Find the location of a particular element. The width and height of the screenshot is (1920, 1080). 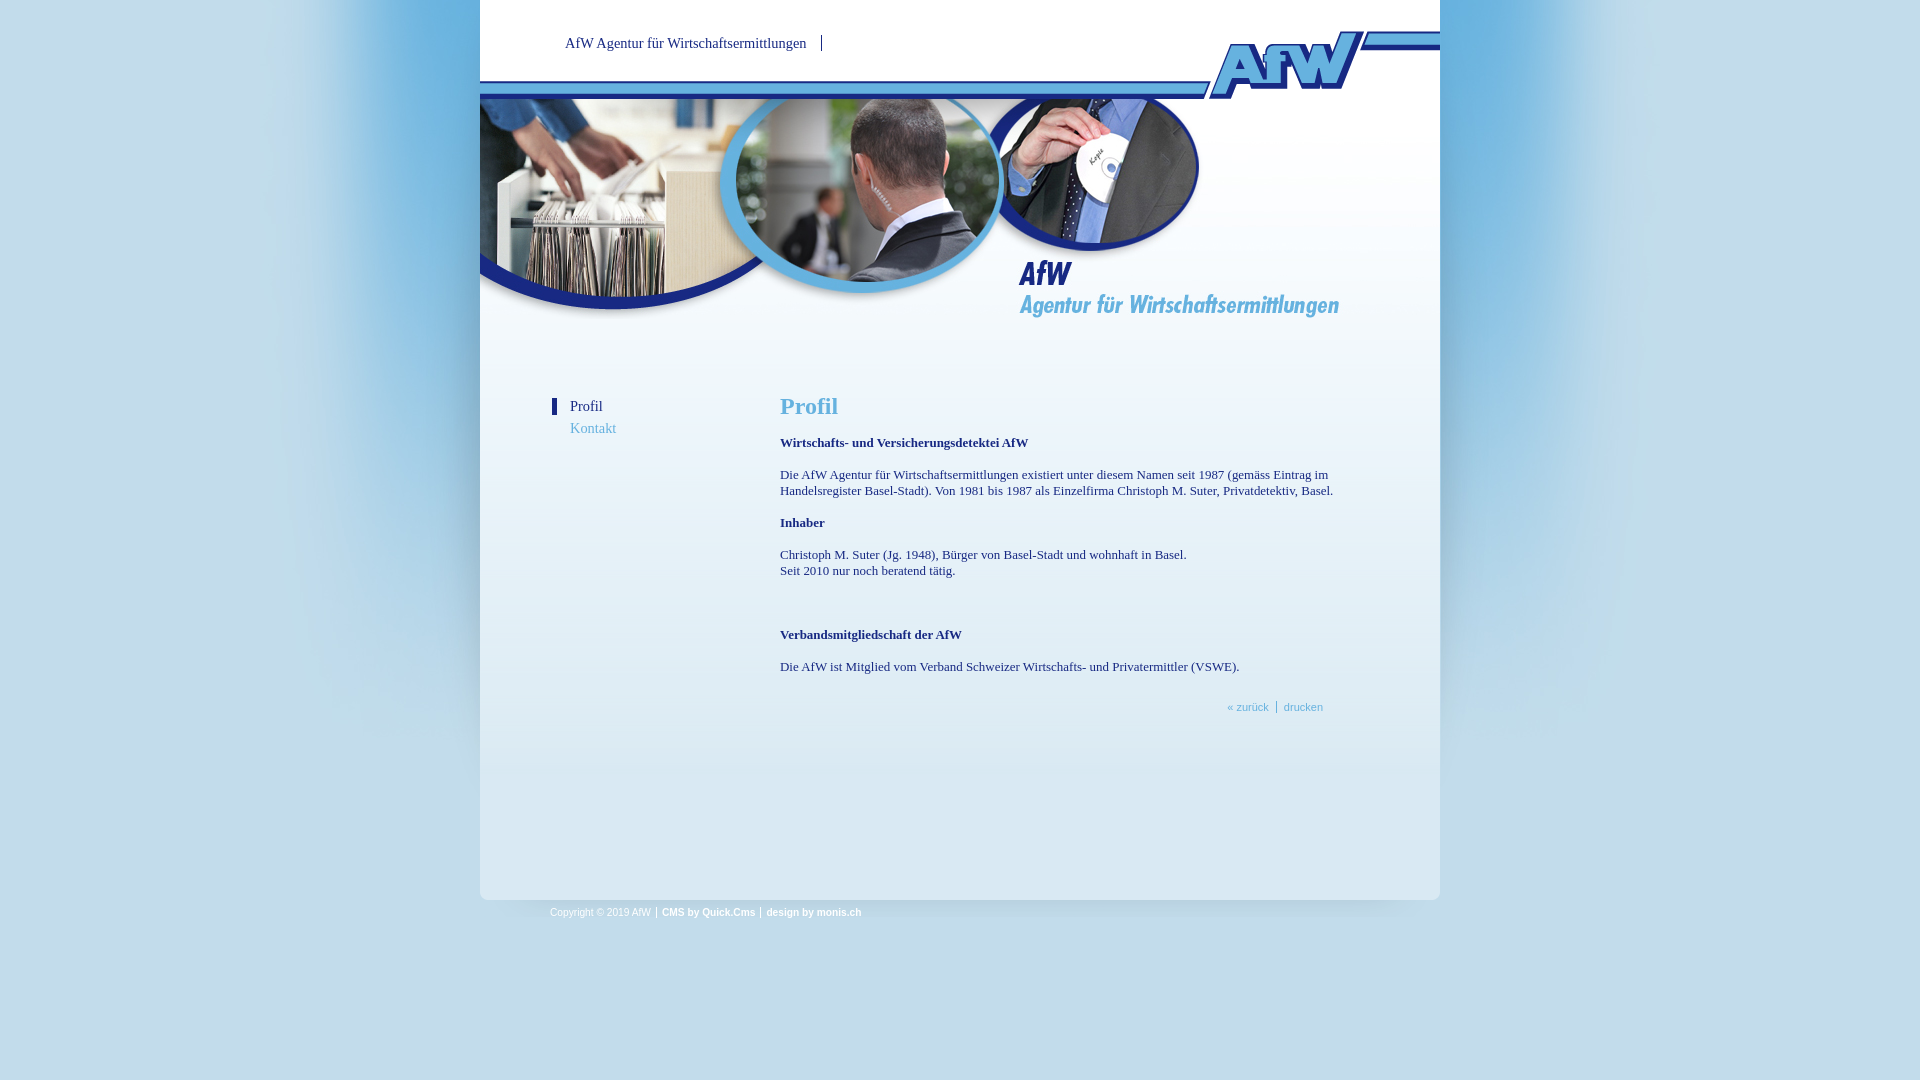

'drucken' is located at coordinates (1302, 705).